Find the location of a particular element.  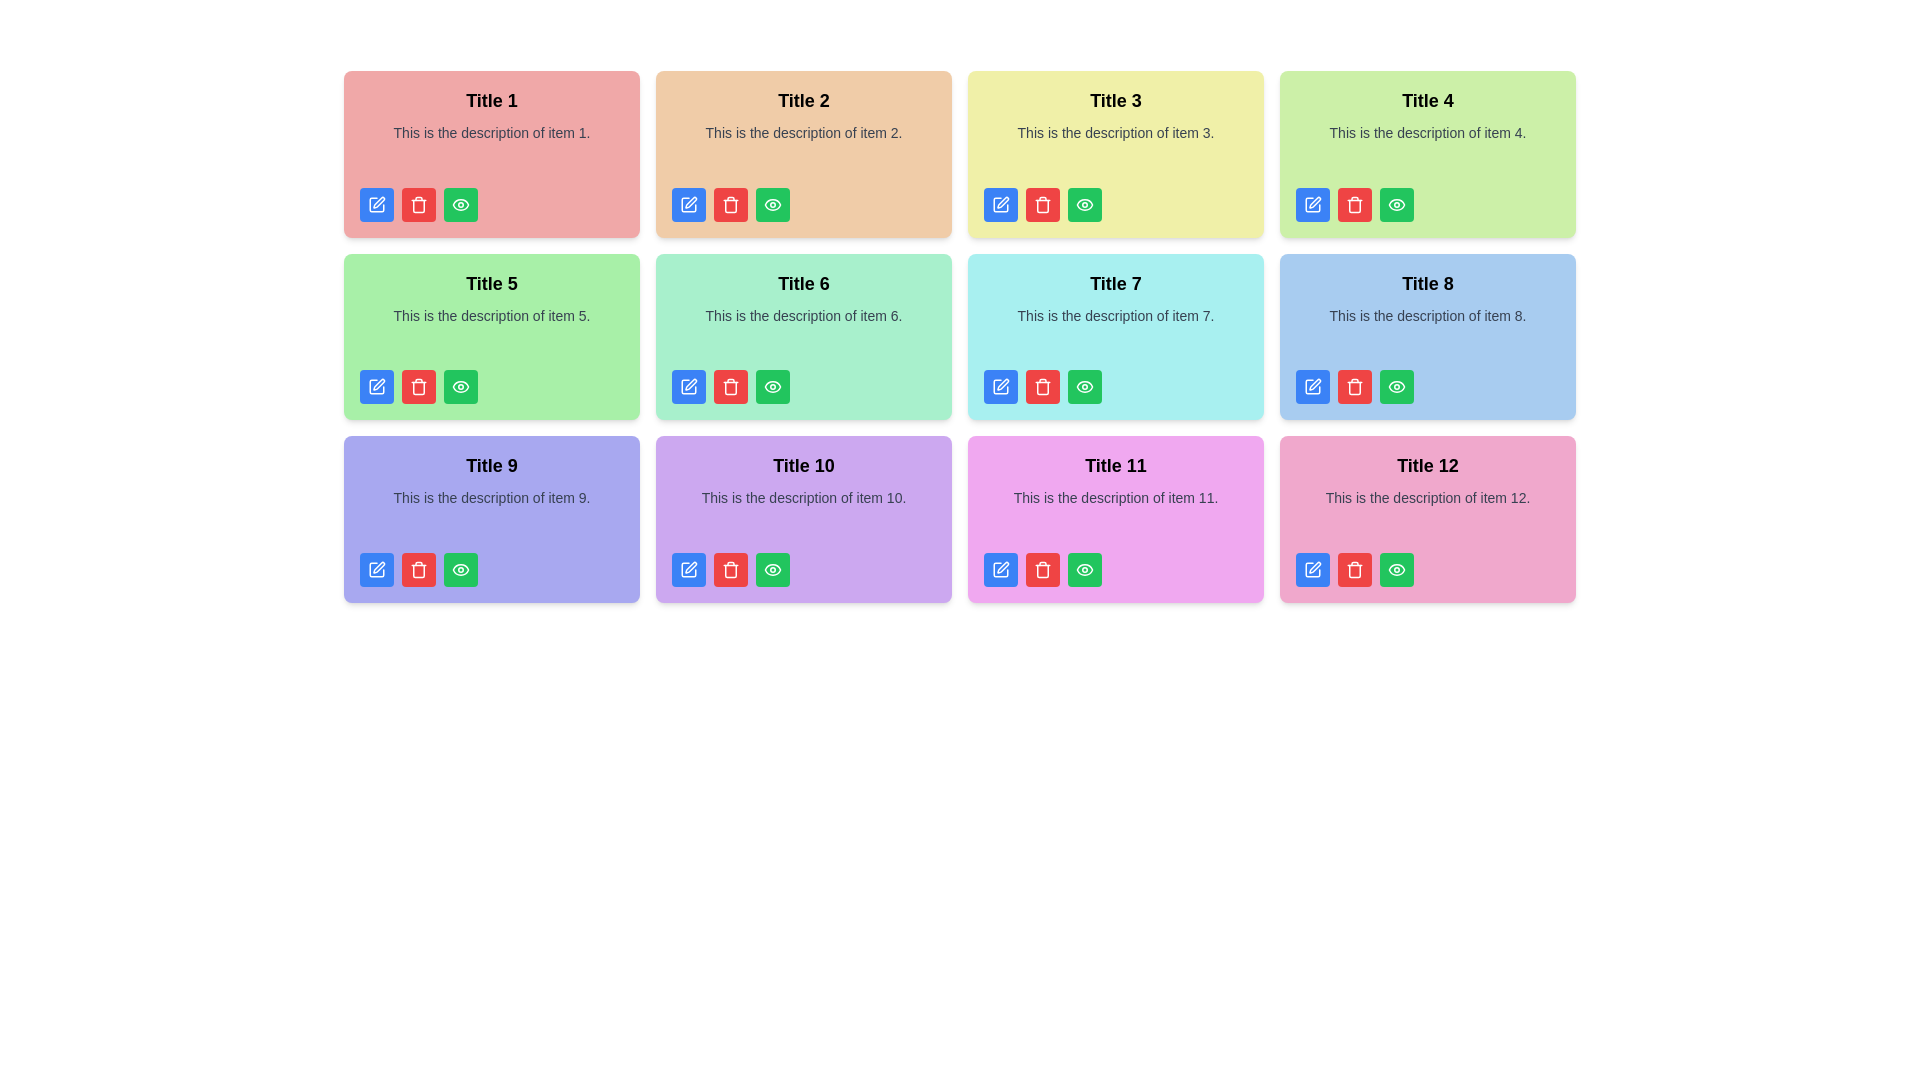

the visibility toggle icon located at the bottom-right corner of the card labeled 'Title 6', which is the third icon from the left is located at coordinates (771, 386).